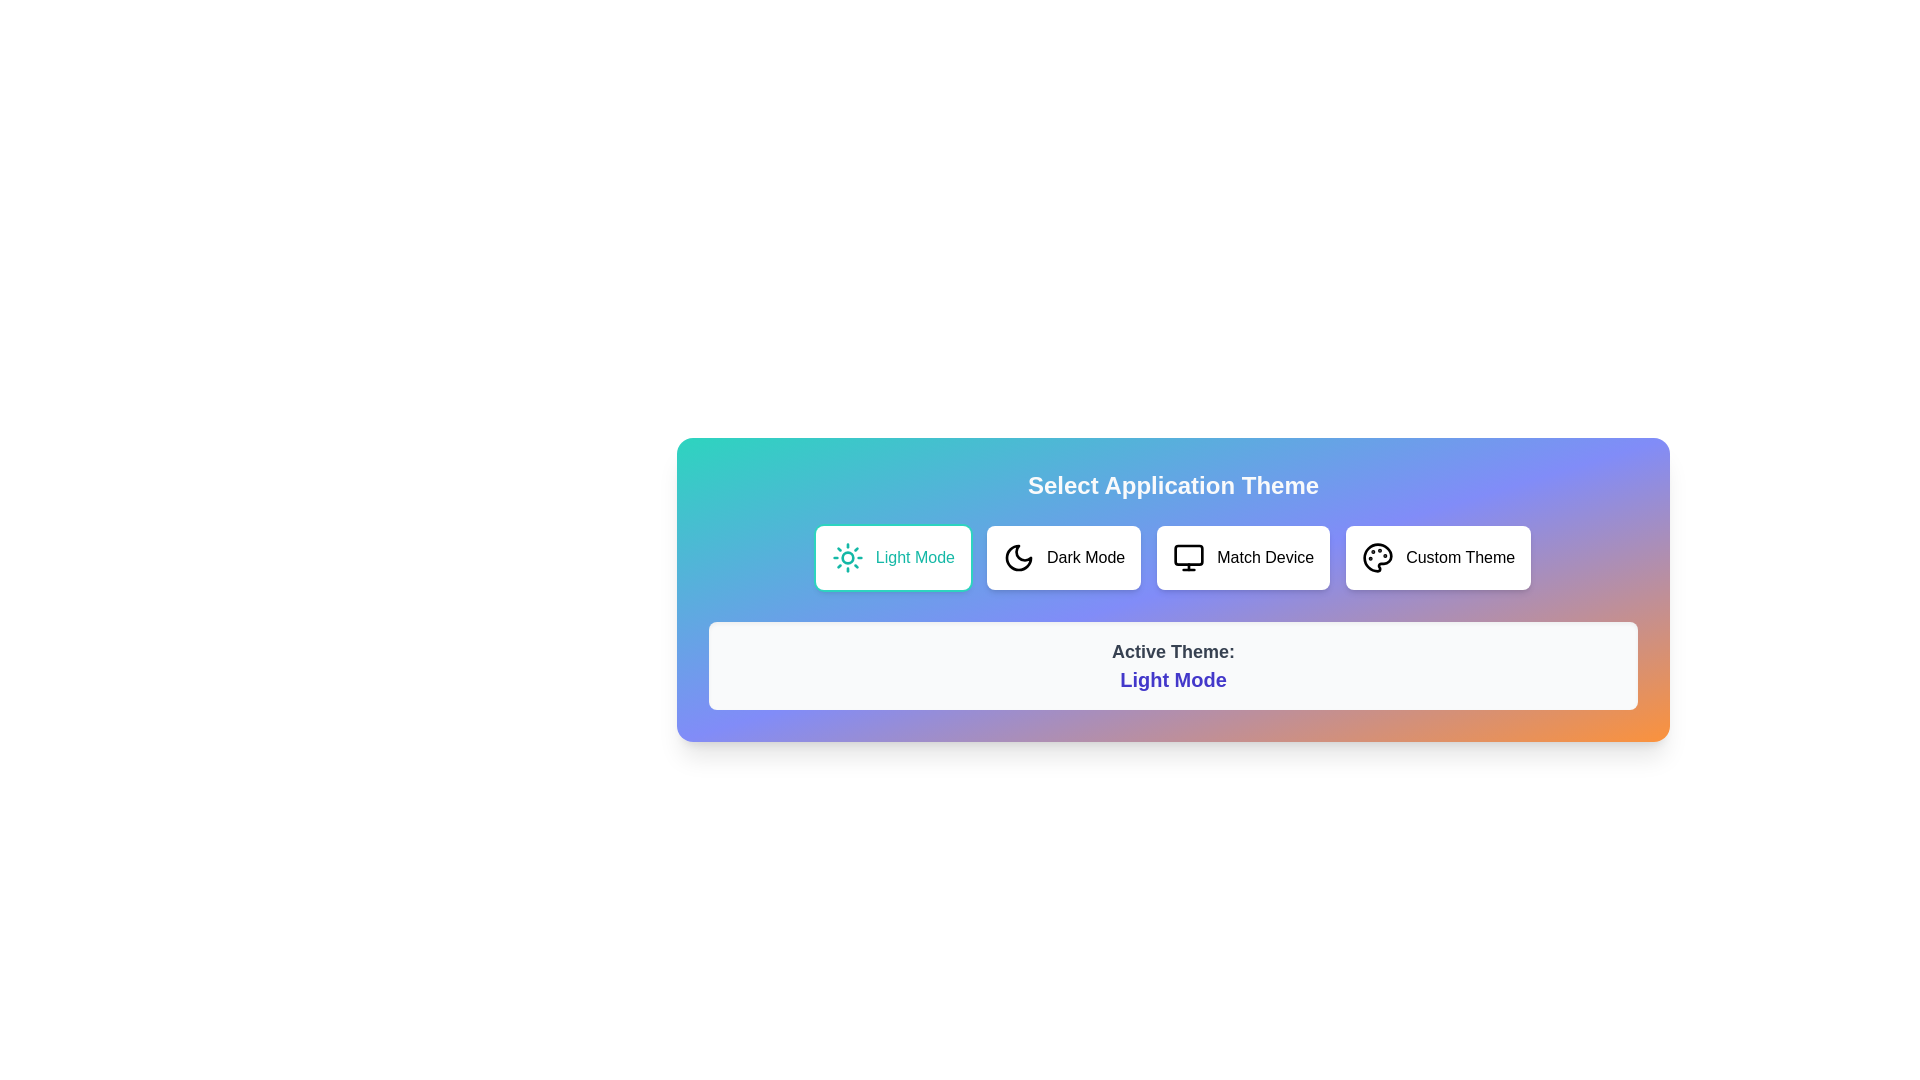  What do you see at coordinates (892, 558) in the screenshot?
I see `the theme button Light Mode to preview its hover effect` at bounding box center [892, 558].